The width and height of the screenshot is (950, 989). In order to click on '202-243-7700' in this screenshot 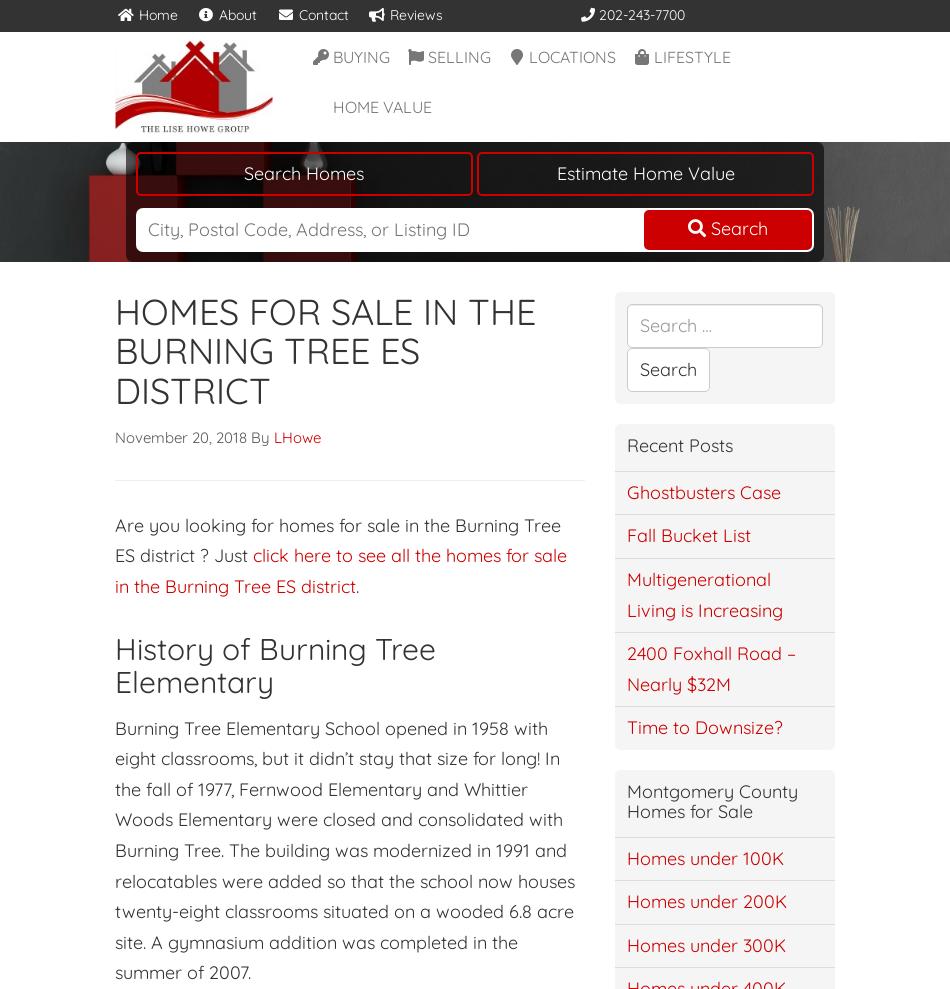, I will do `click(642, 14)`.